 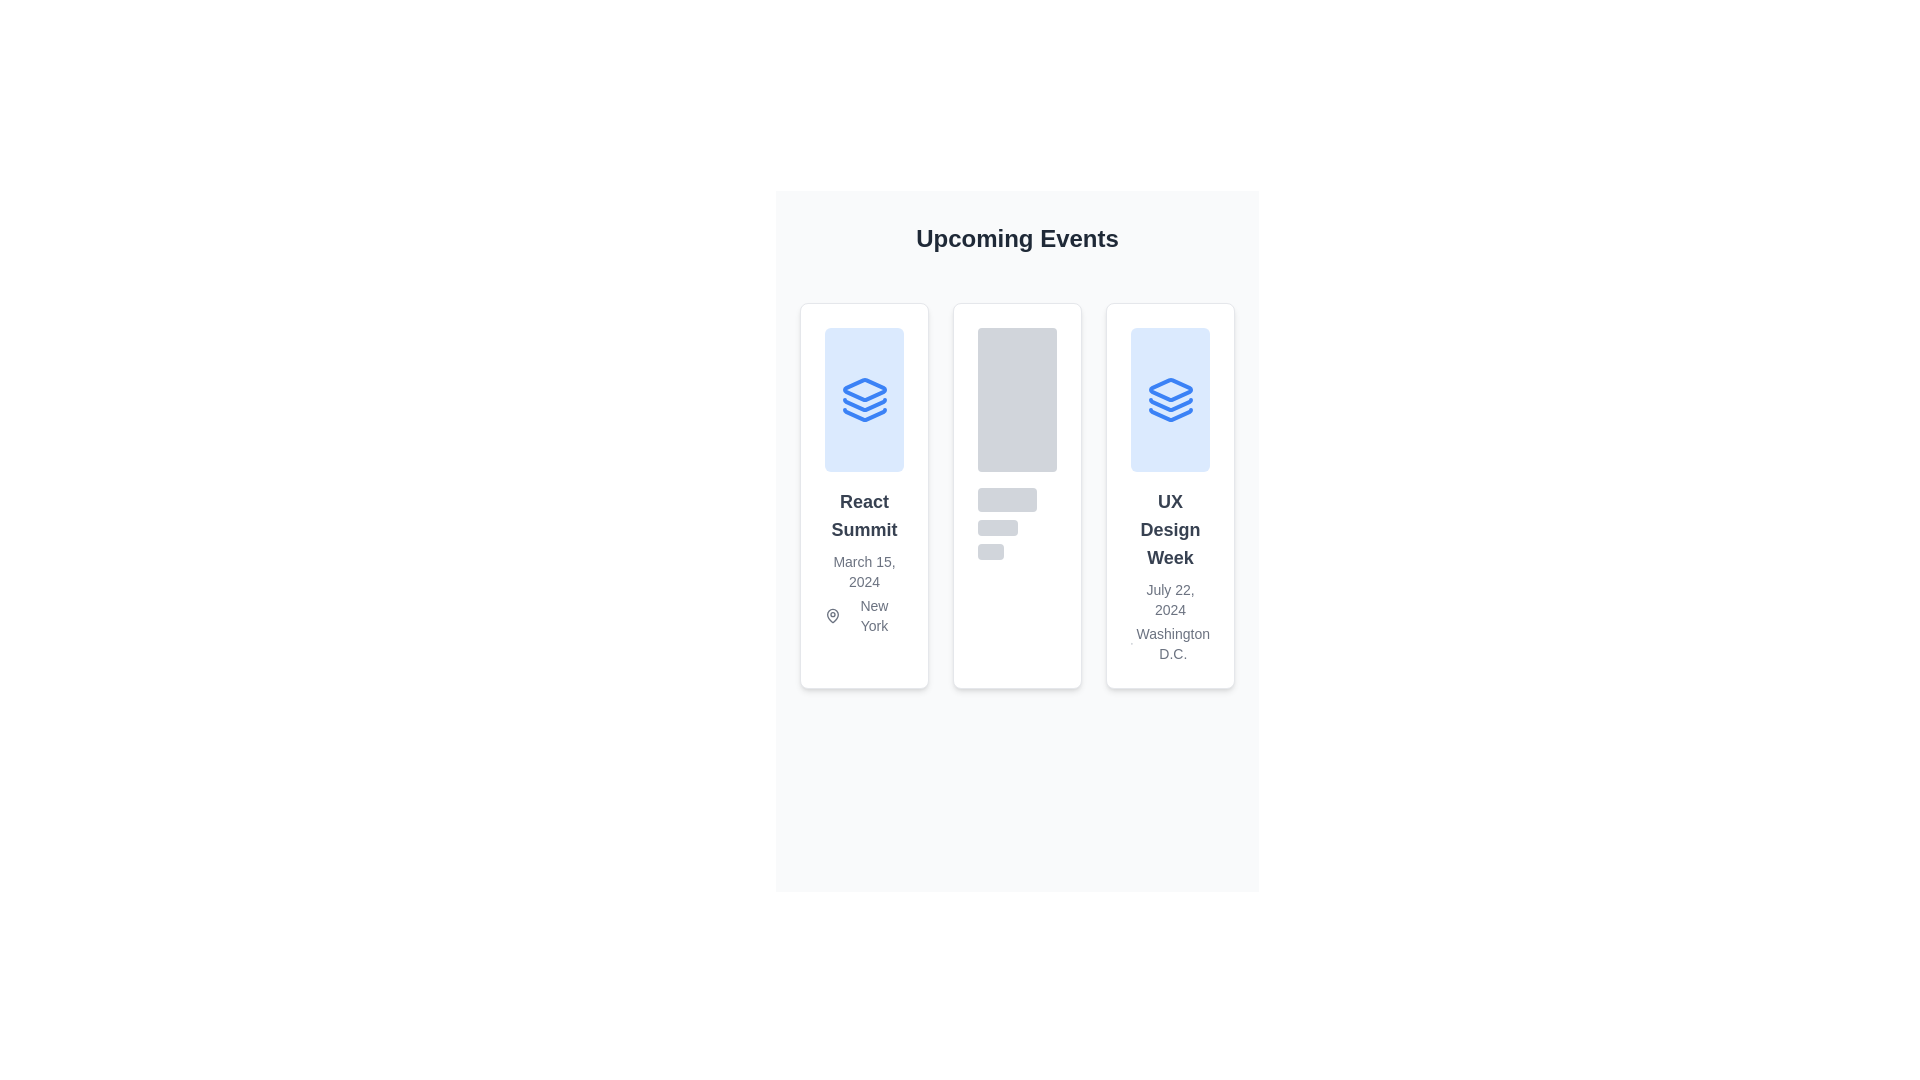 What do you see at coordinates (1017, 495) in the screenshot?
I see `the Loading placeholder card located in the Upcoming Events section, positioned between the React Summit and UX Design Week cards` at bounding box center [1017, 495].